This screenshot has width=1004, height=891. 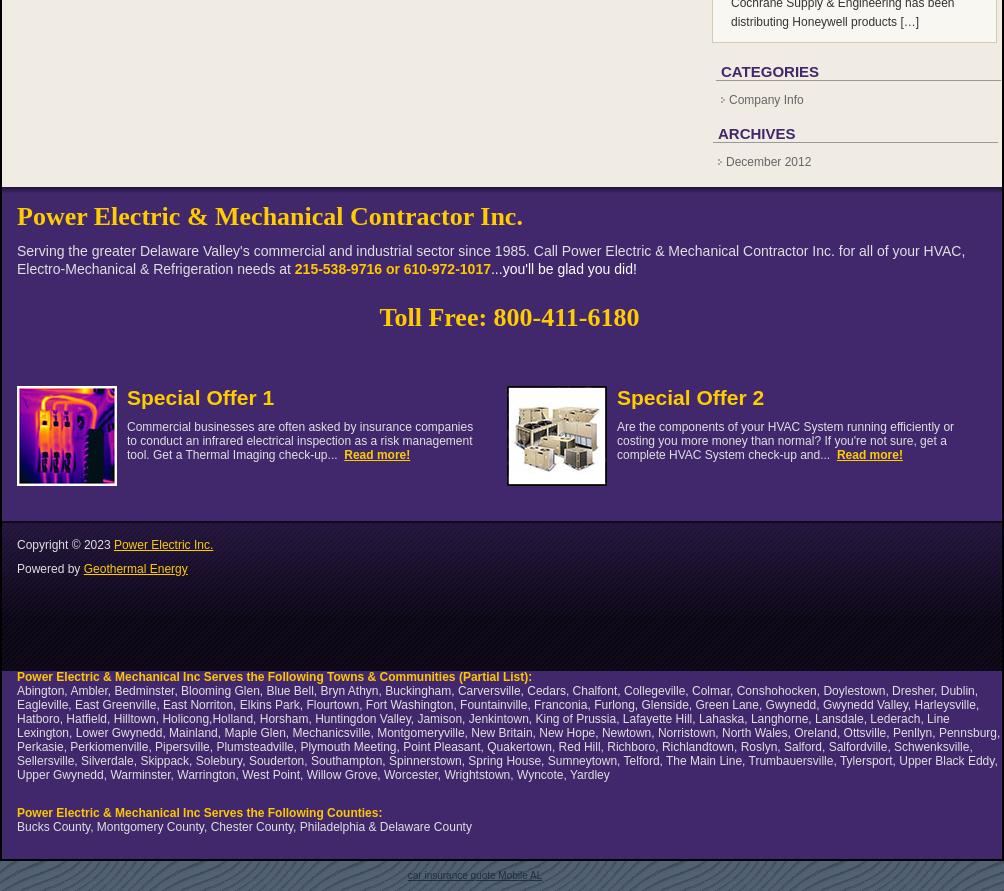 I want to click on '2023', so click(x=97, y=545).